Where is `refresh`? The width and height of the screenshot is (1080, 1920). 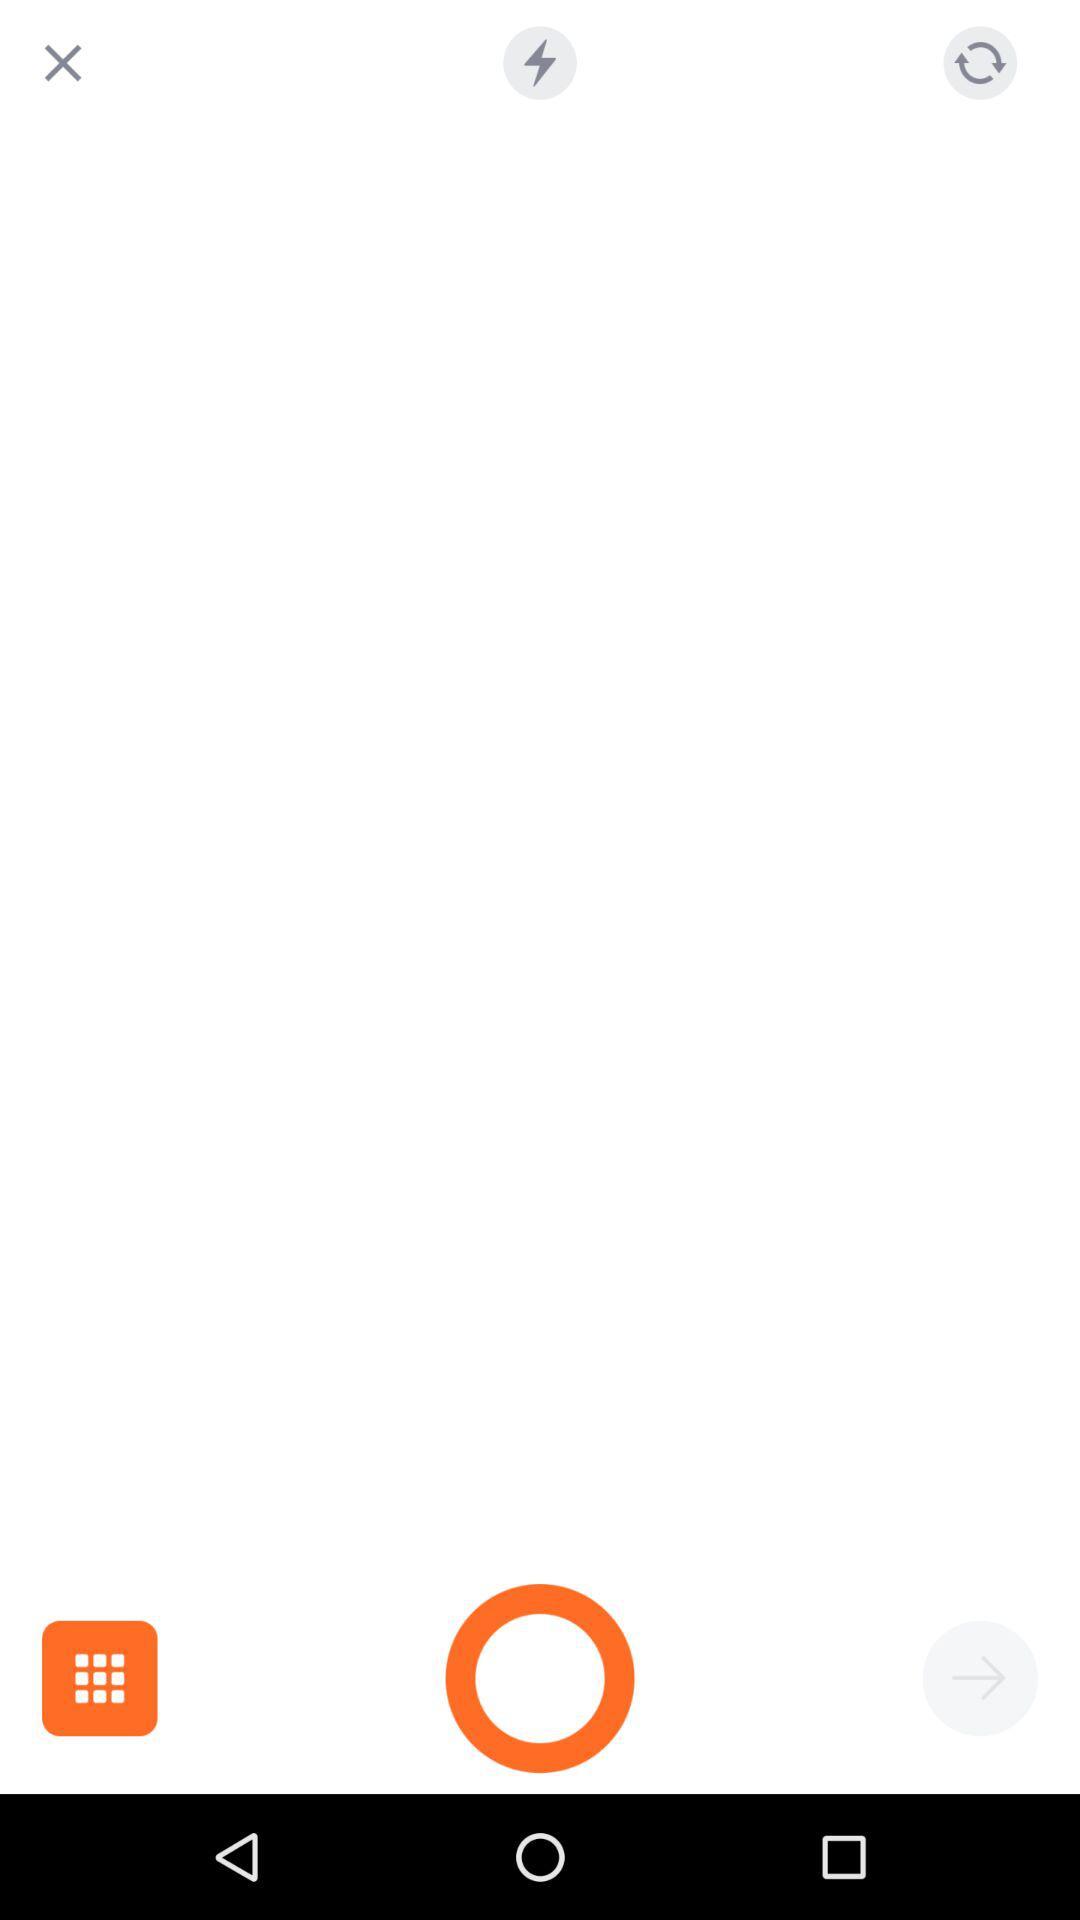
refresh is located at coordinates (979, 62).